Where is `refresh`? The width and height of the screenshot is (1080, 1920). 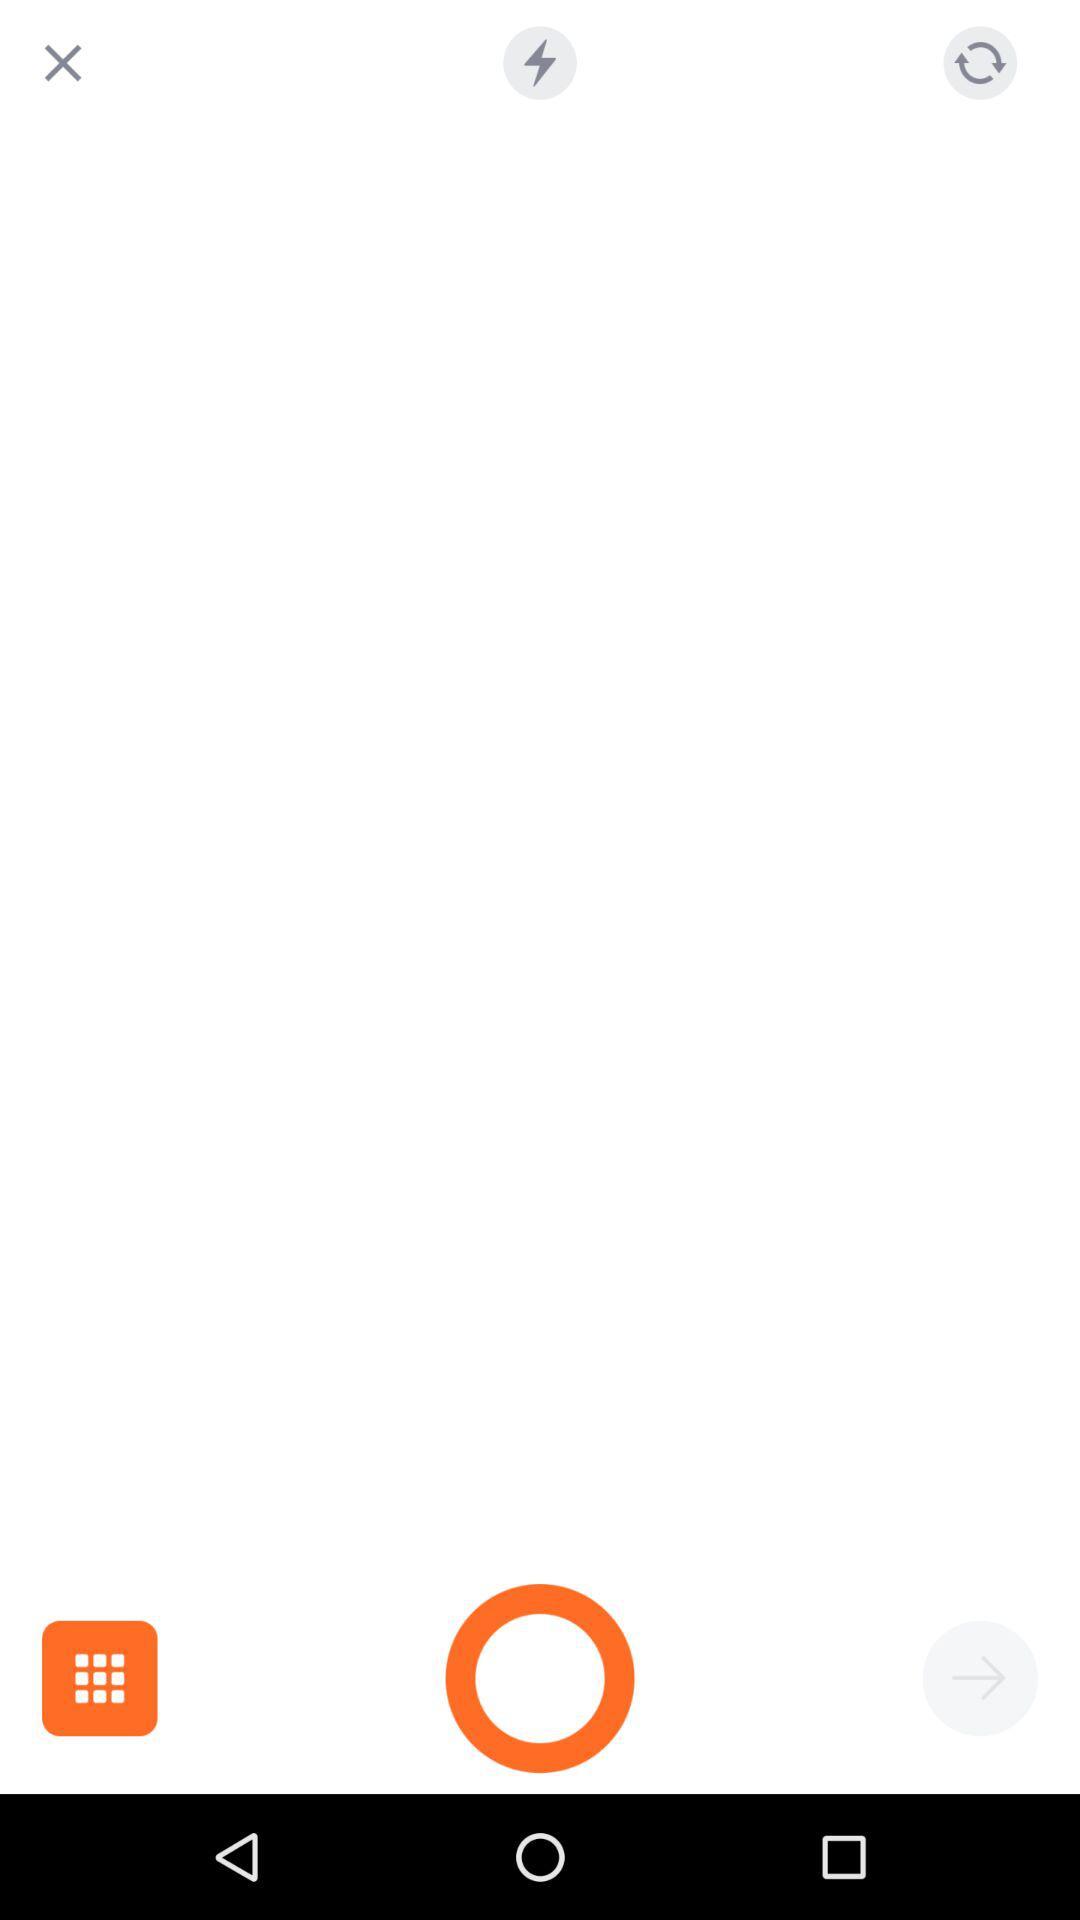
refresh is located at coordinates (979, 62).